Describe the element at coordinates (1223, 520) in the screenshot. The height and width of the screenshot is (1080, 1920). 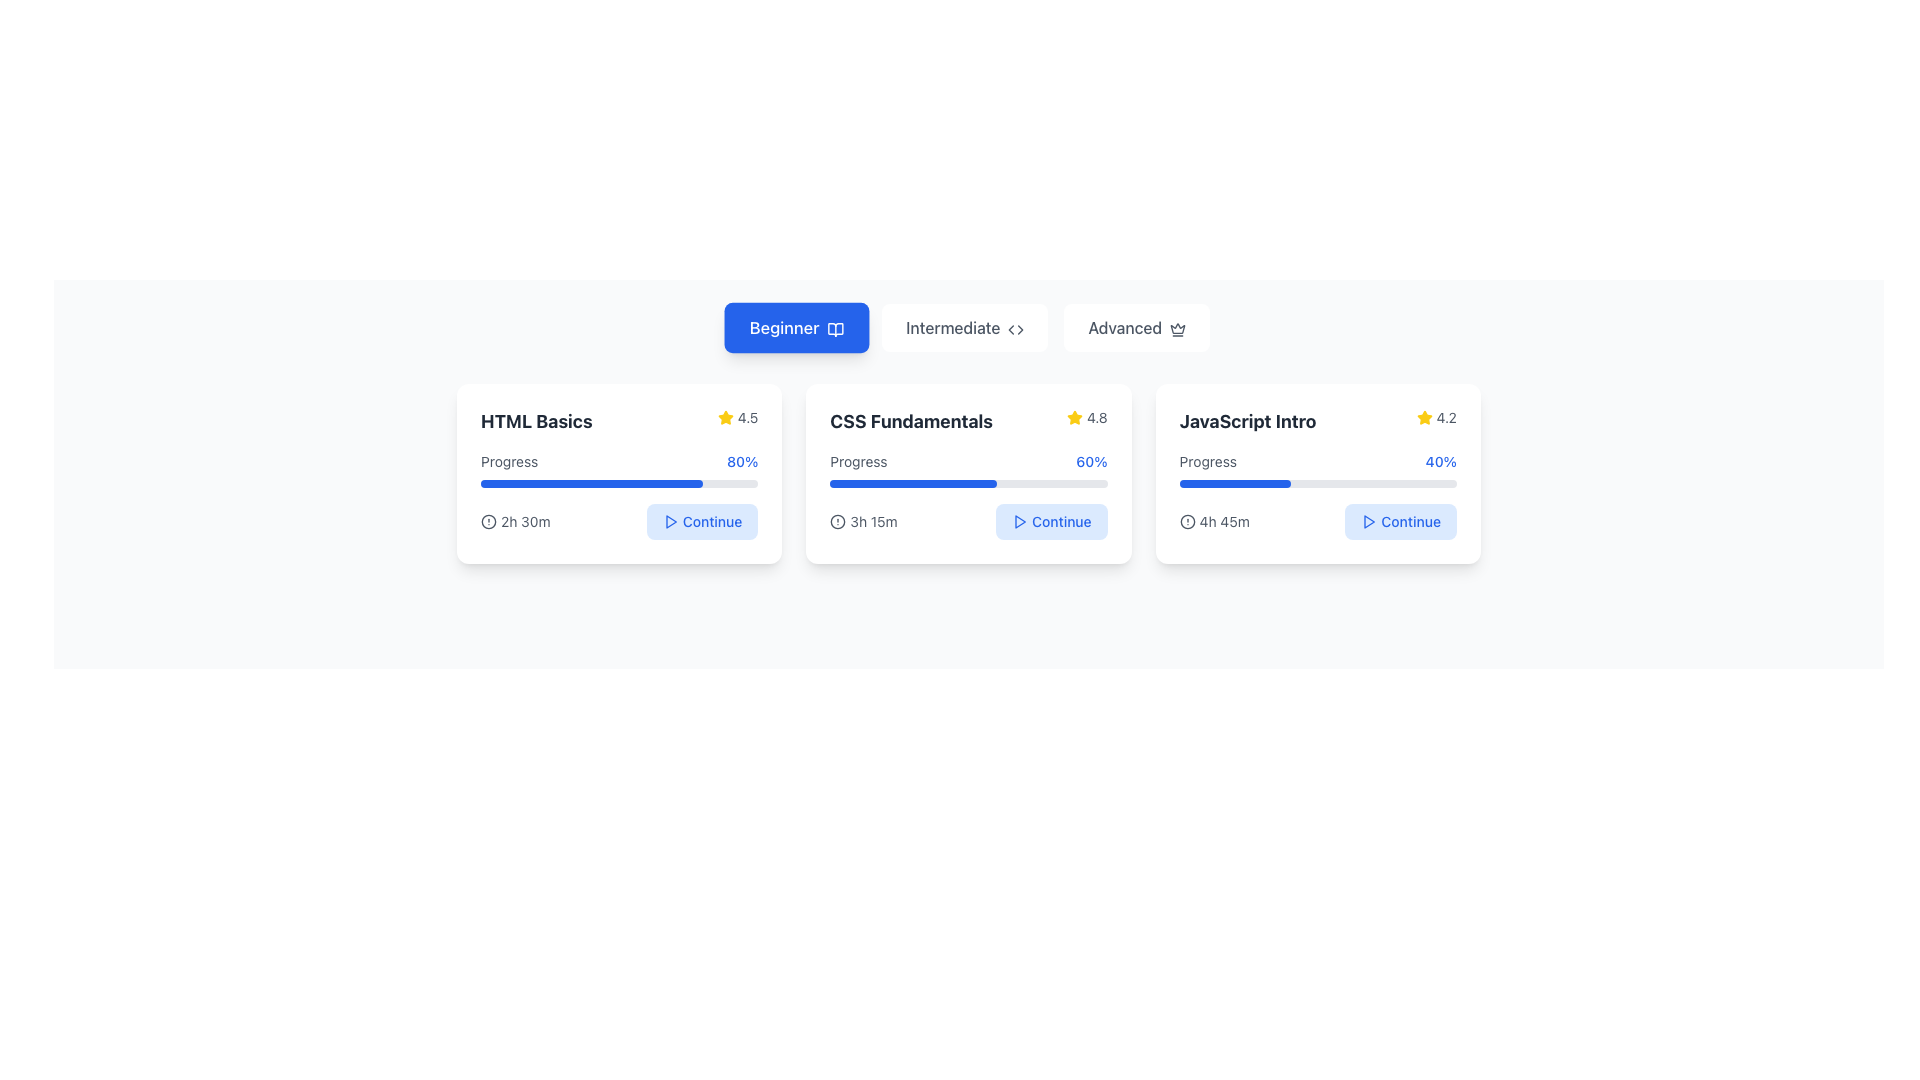
I see `text displaying the duration of the JavaScript Introduction course, located in the third card from the left beneath the tabs` at that location.